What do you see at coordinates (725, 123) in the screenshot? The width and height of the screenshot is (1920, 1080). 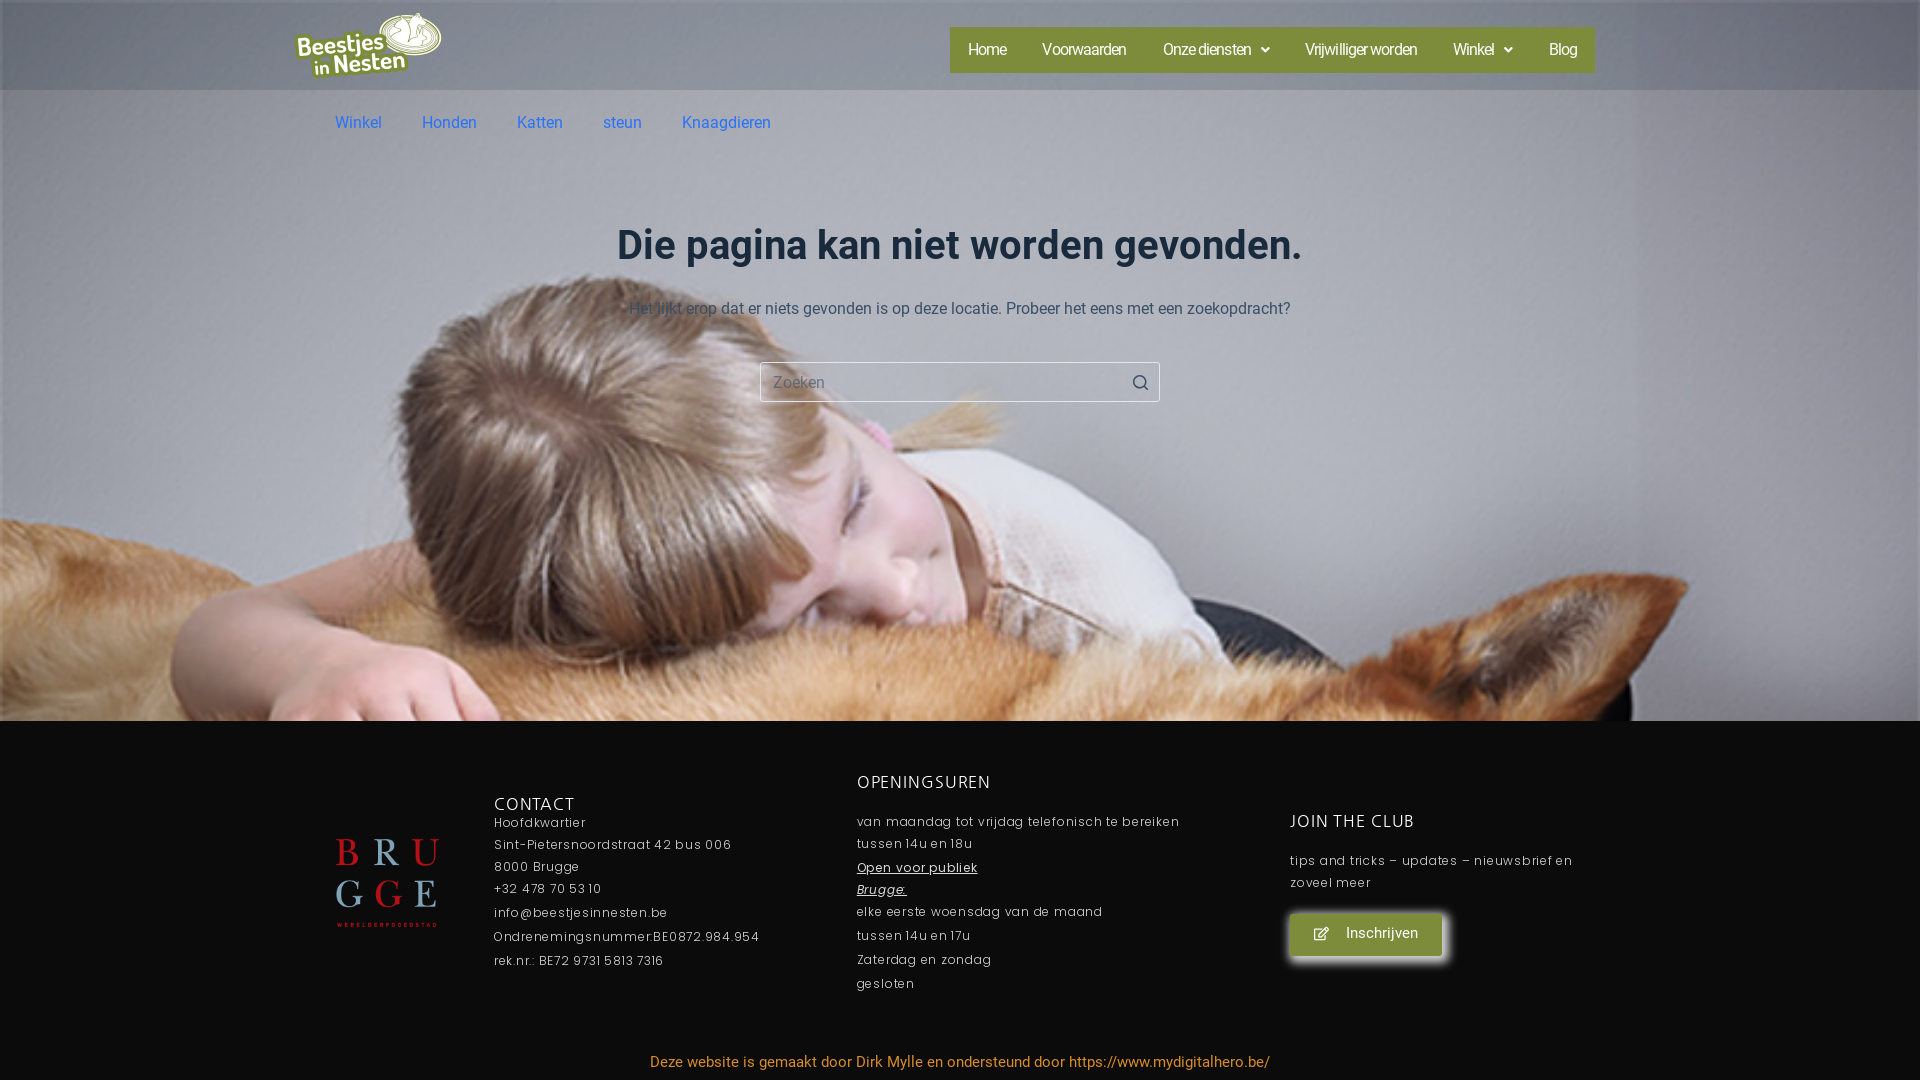 I see `'Knaagdieren'` at bounding box center [725, 123].